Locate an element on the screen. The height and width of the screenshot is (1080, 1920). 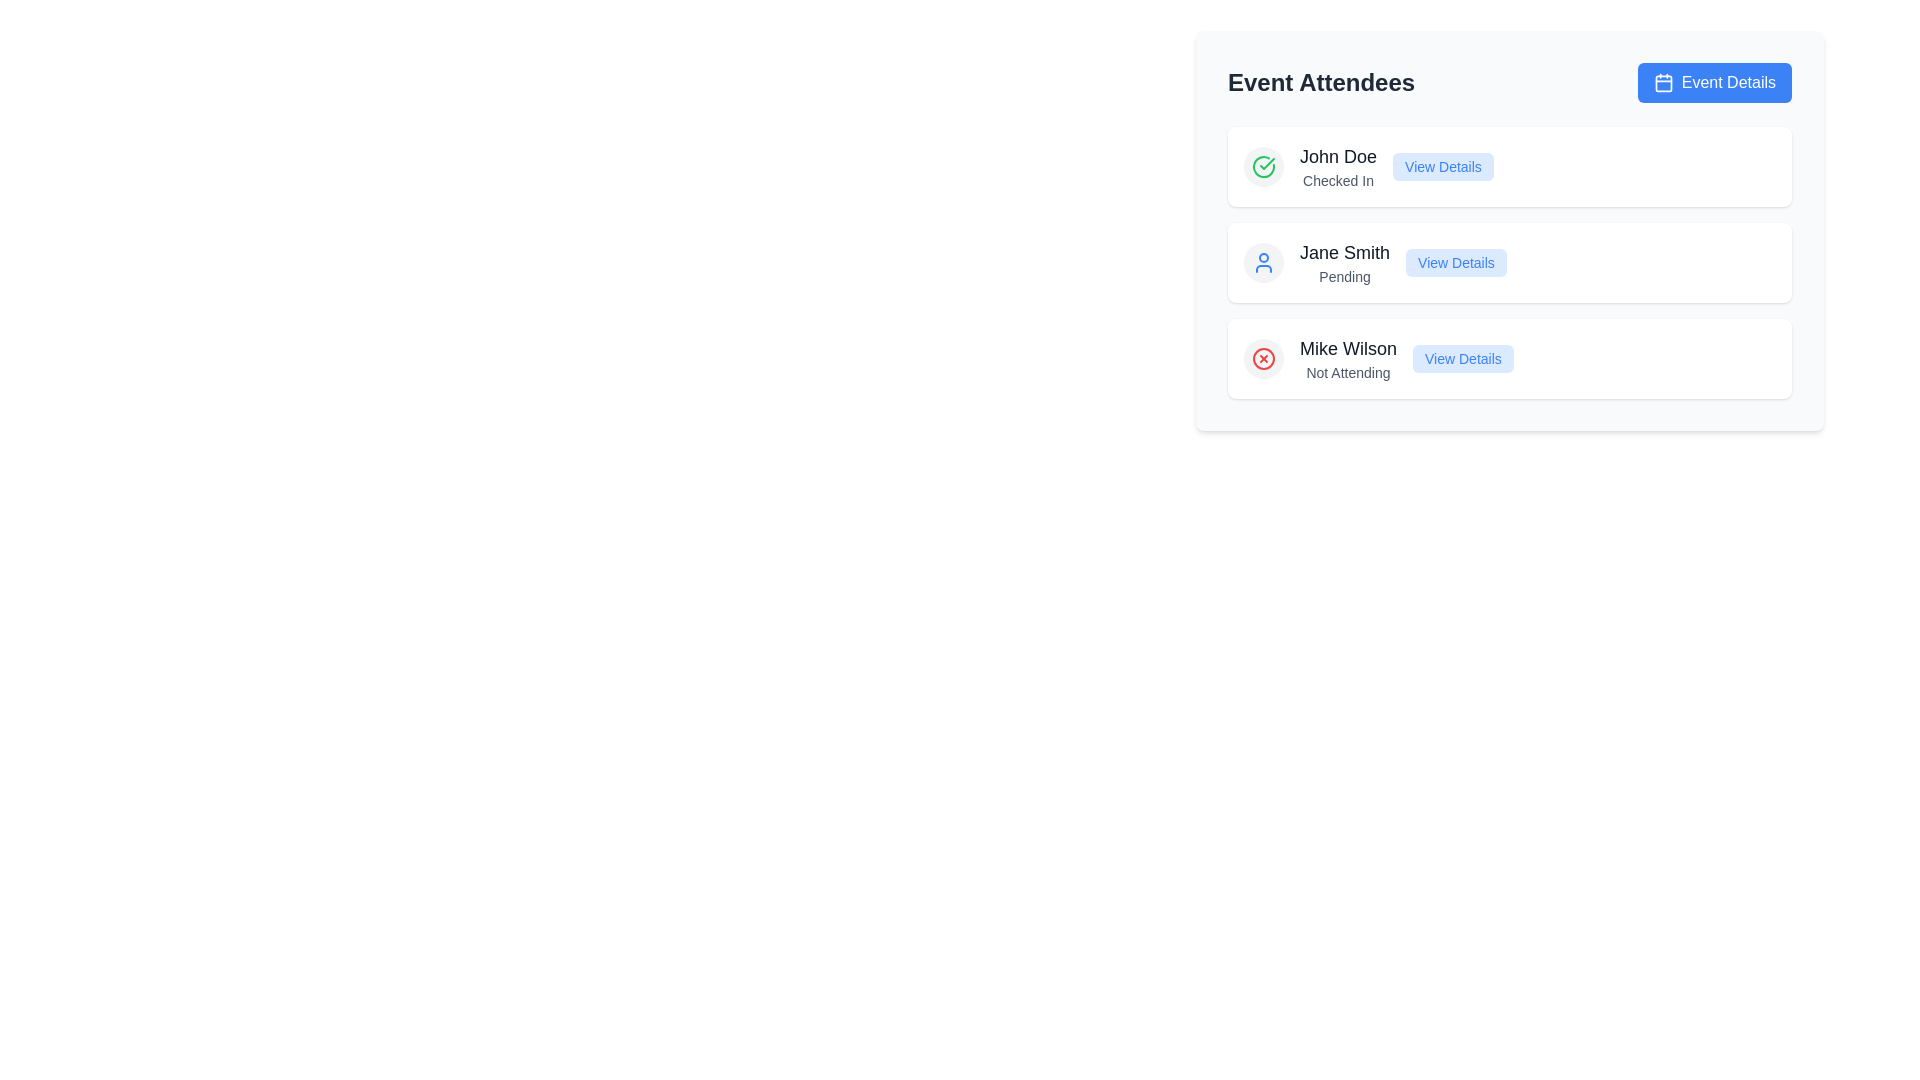
the button located on the right side of the 'Event Attendees' heading is located at coordinates (1713, 82).